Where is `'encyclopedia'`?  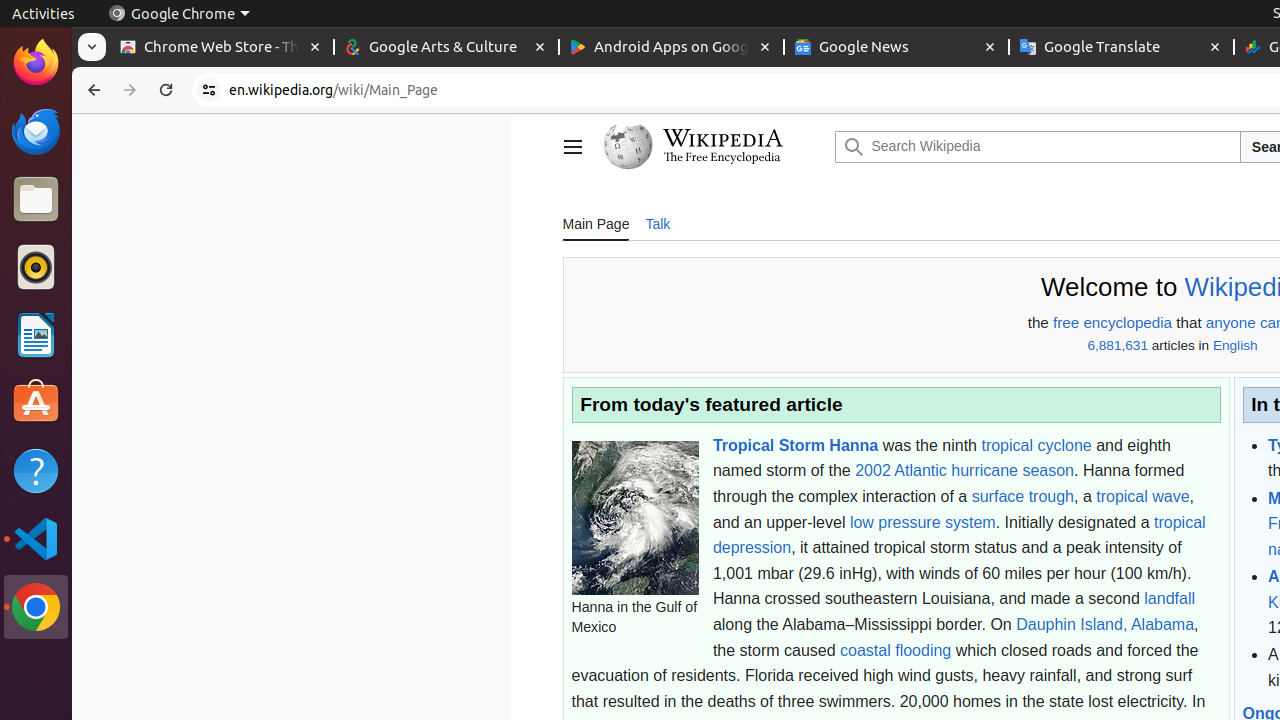
'encyclopedia' is located at coordinates (1127, 321).